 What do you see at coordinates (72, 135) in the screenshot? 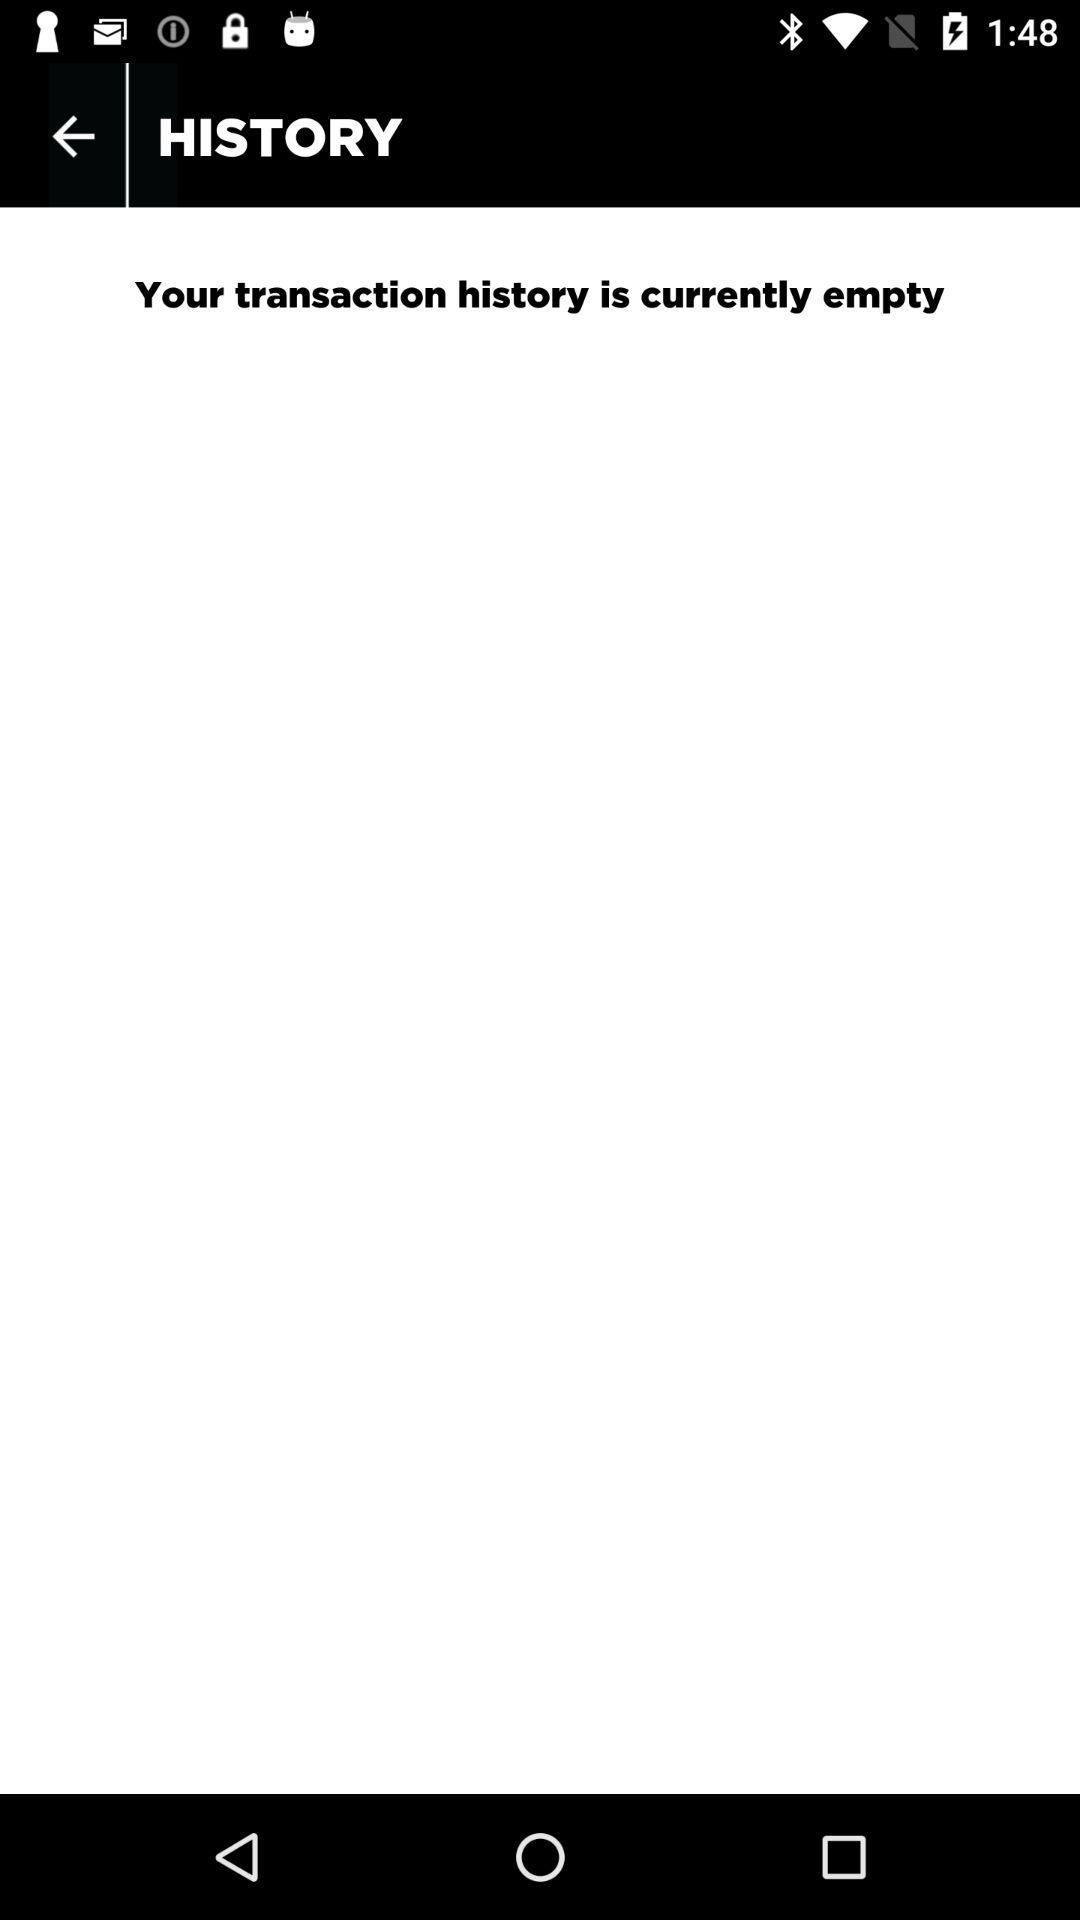
I see `icon above your transaction history item` at bounding box center [72, 135].